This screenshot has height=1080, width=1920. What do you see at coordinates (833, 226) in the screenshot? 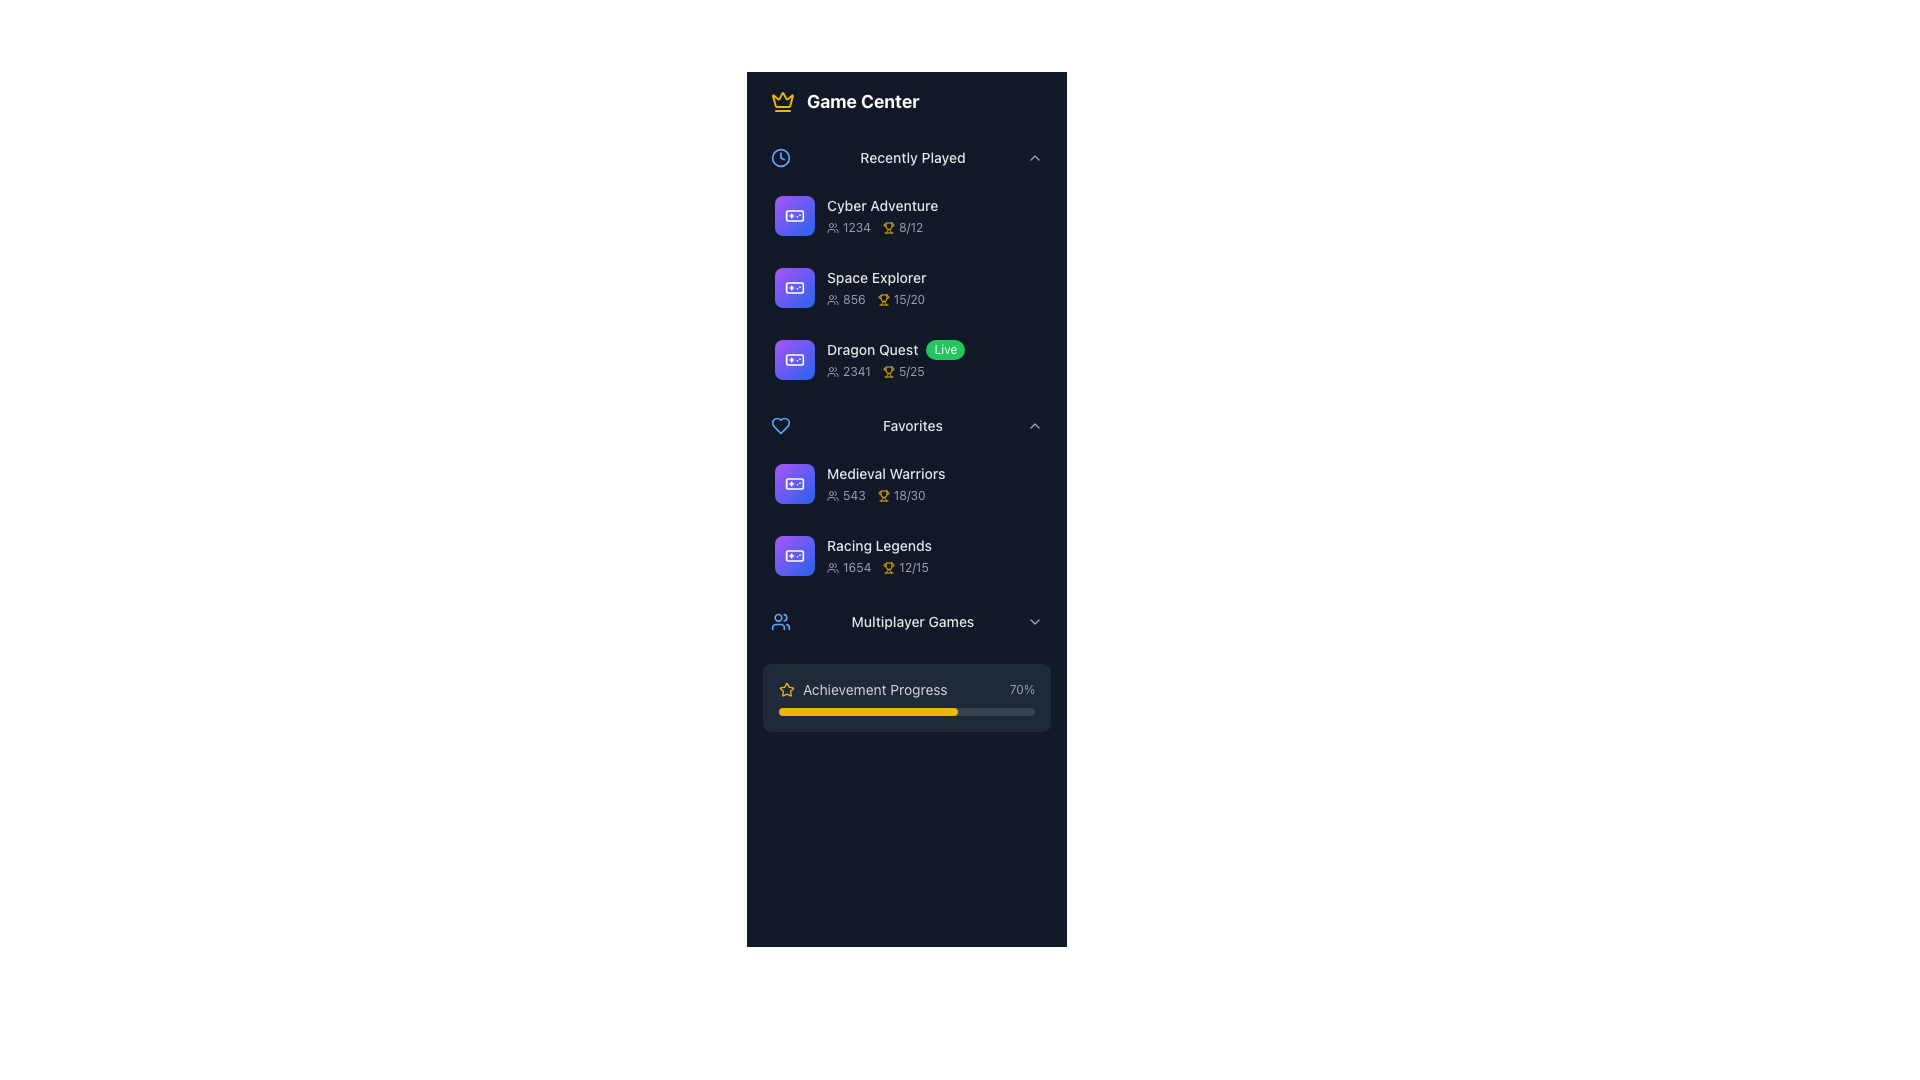
I see `the text indicating the number of users associated with the 'Cyber Adventure' game, located next to the user symbol icon in the 'Recently Played' section` at bounding box center [833, 226].